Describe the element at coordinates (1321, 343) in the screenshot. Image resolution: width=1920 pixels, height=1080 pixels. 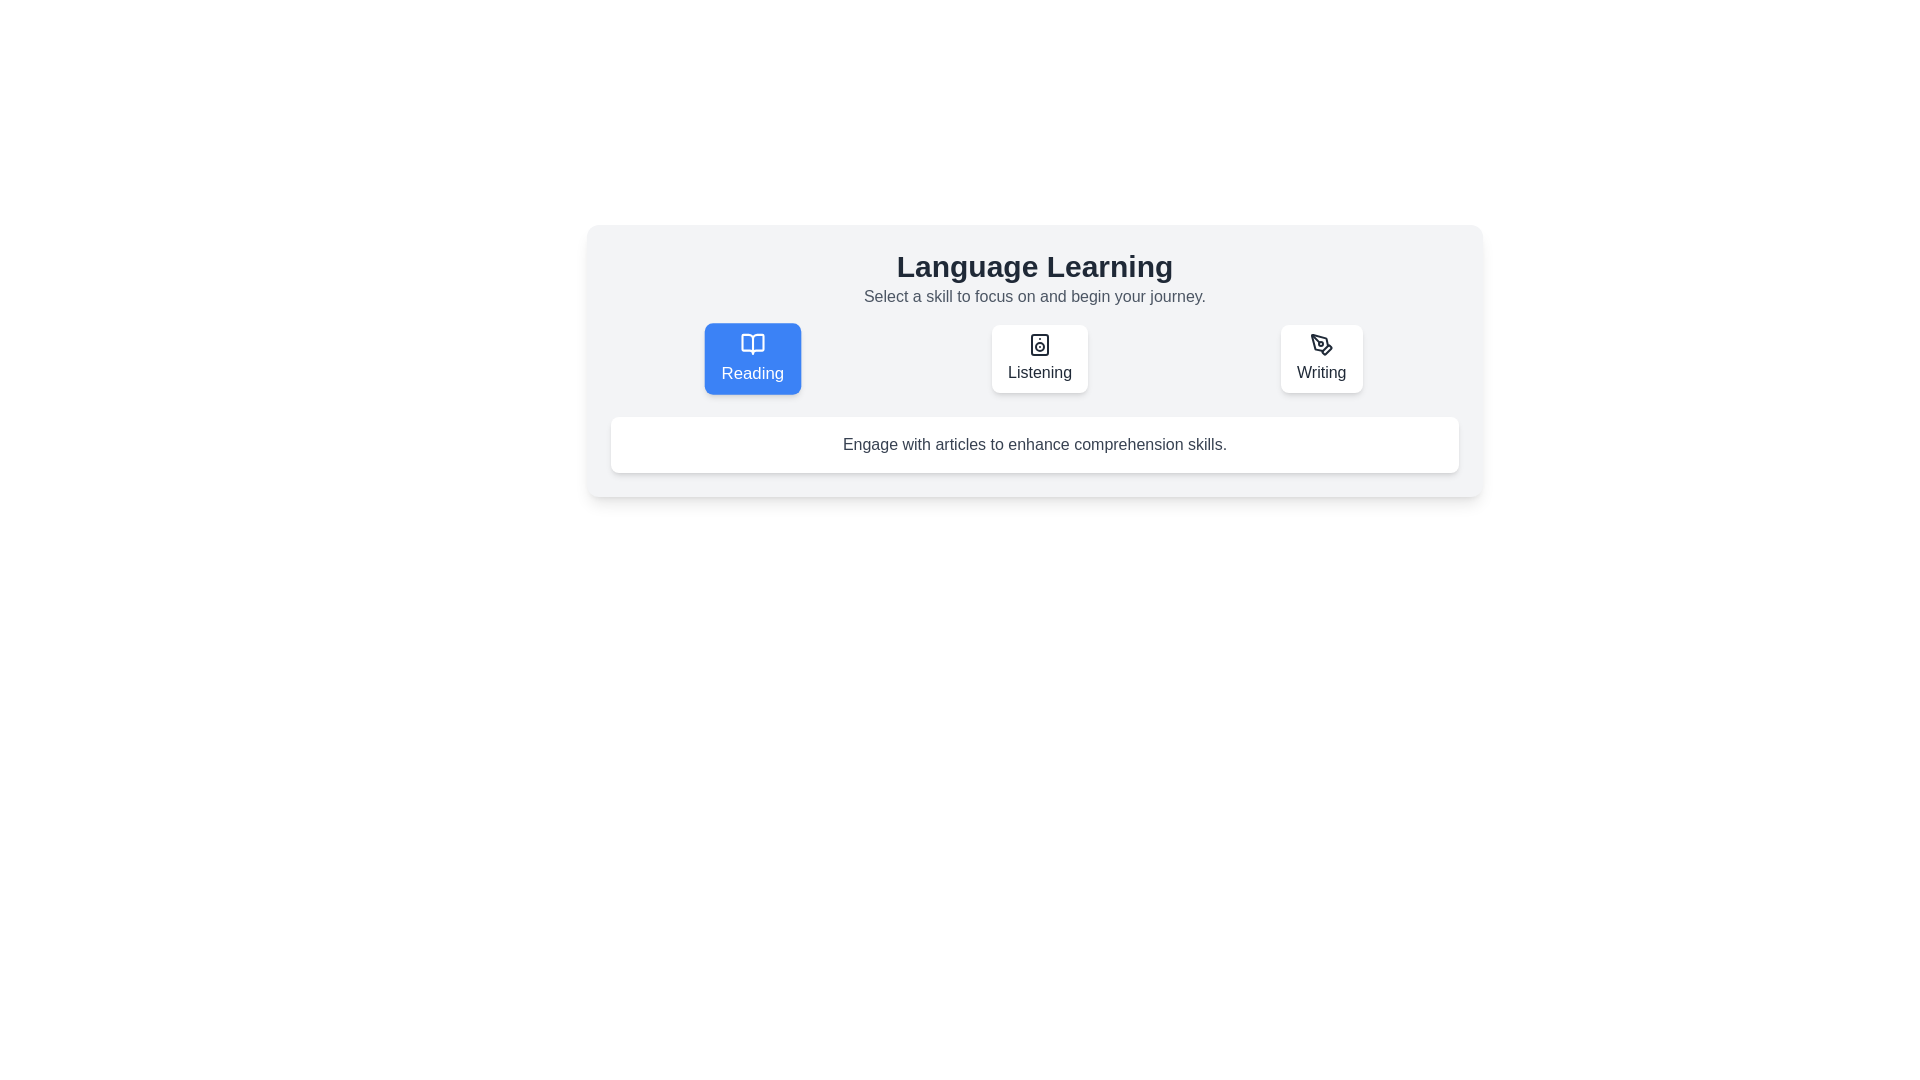
I see `the decorative 'Writing' icon located at the top of the 'Writing' button group, positioned above its label text` at that location.